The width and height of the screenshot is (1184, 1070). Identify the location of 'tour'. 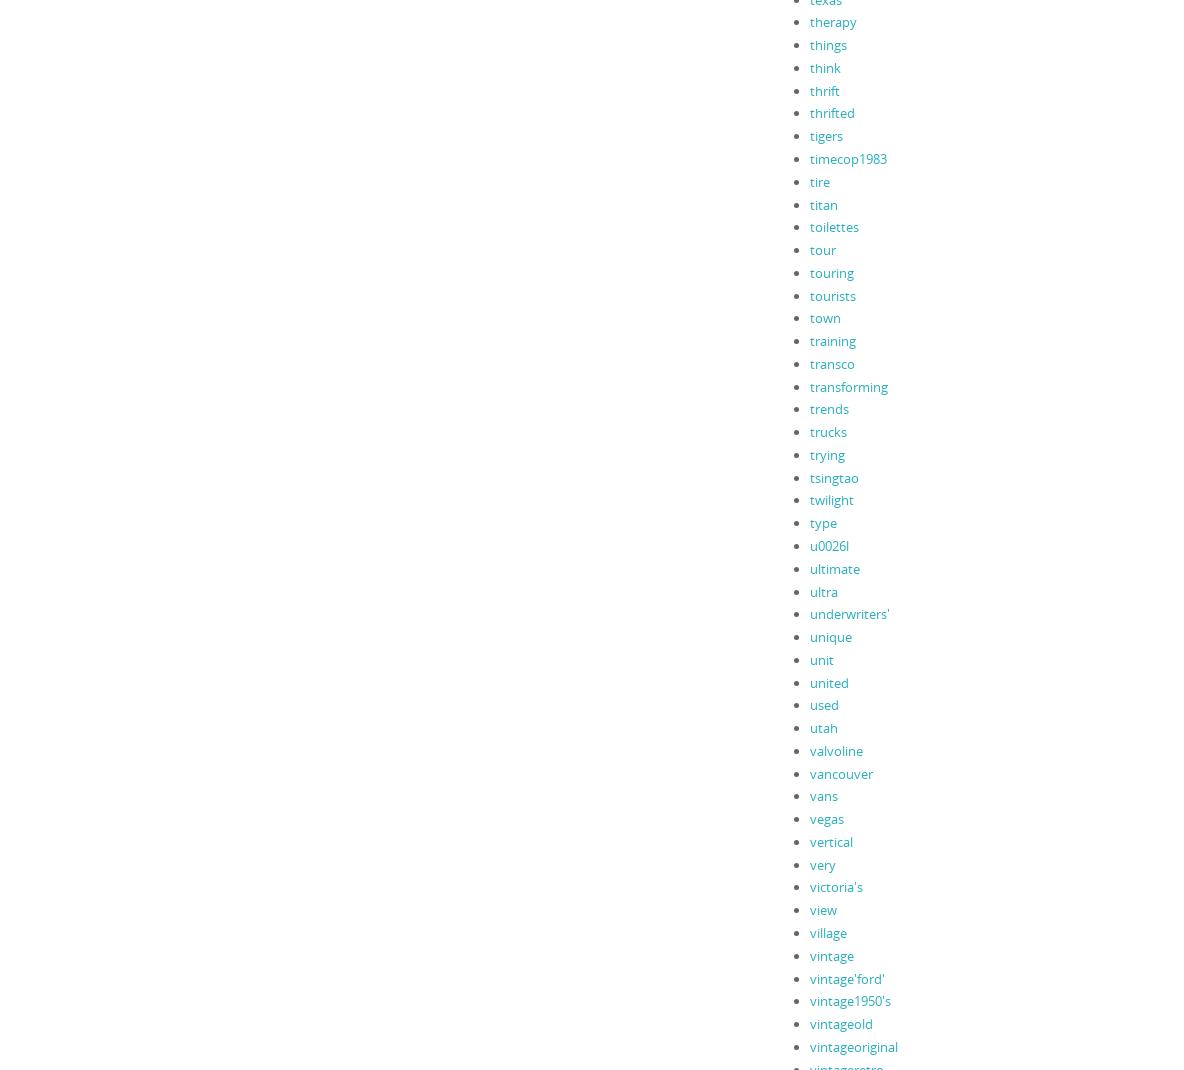
(822, 248).